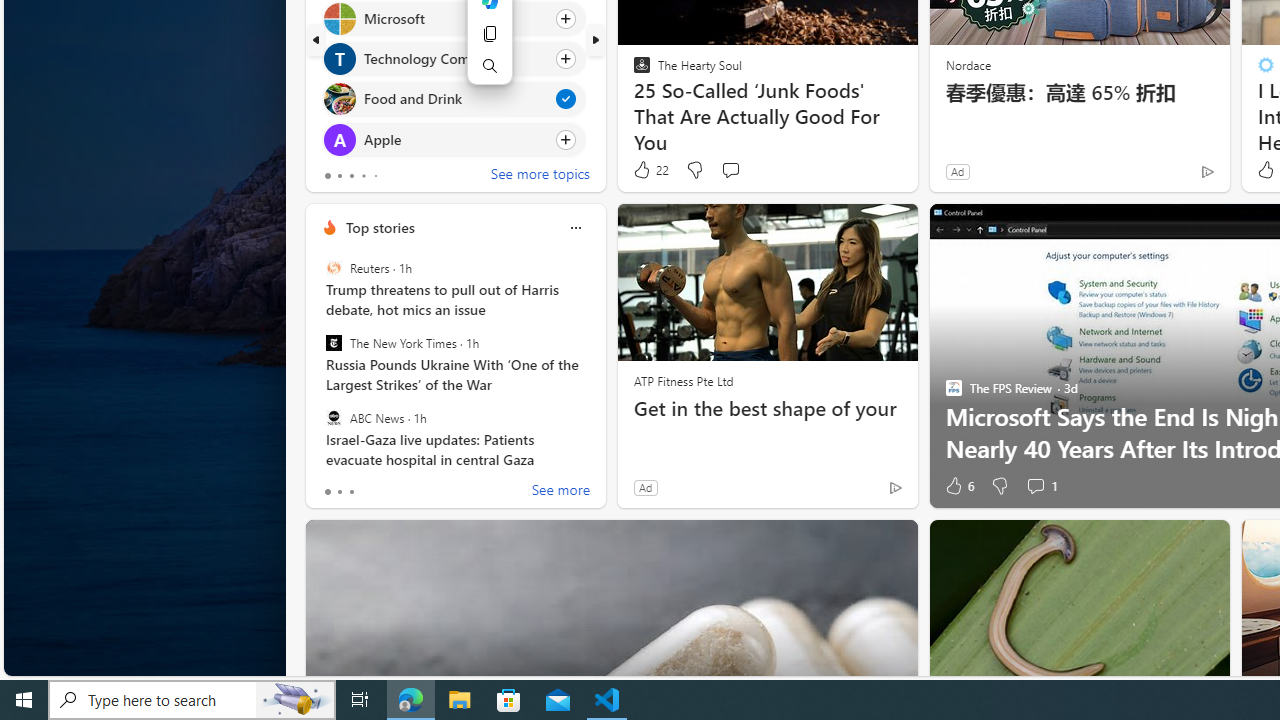  What do you see at coordinates (333, 416) in the screenshot?
I see `'ABC News'` at bounding box center [333, 416].